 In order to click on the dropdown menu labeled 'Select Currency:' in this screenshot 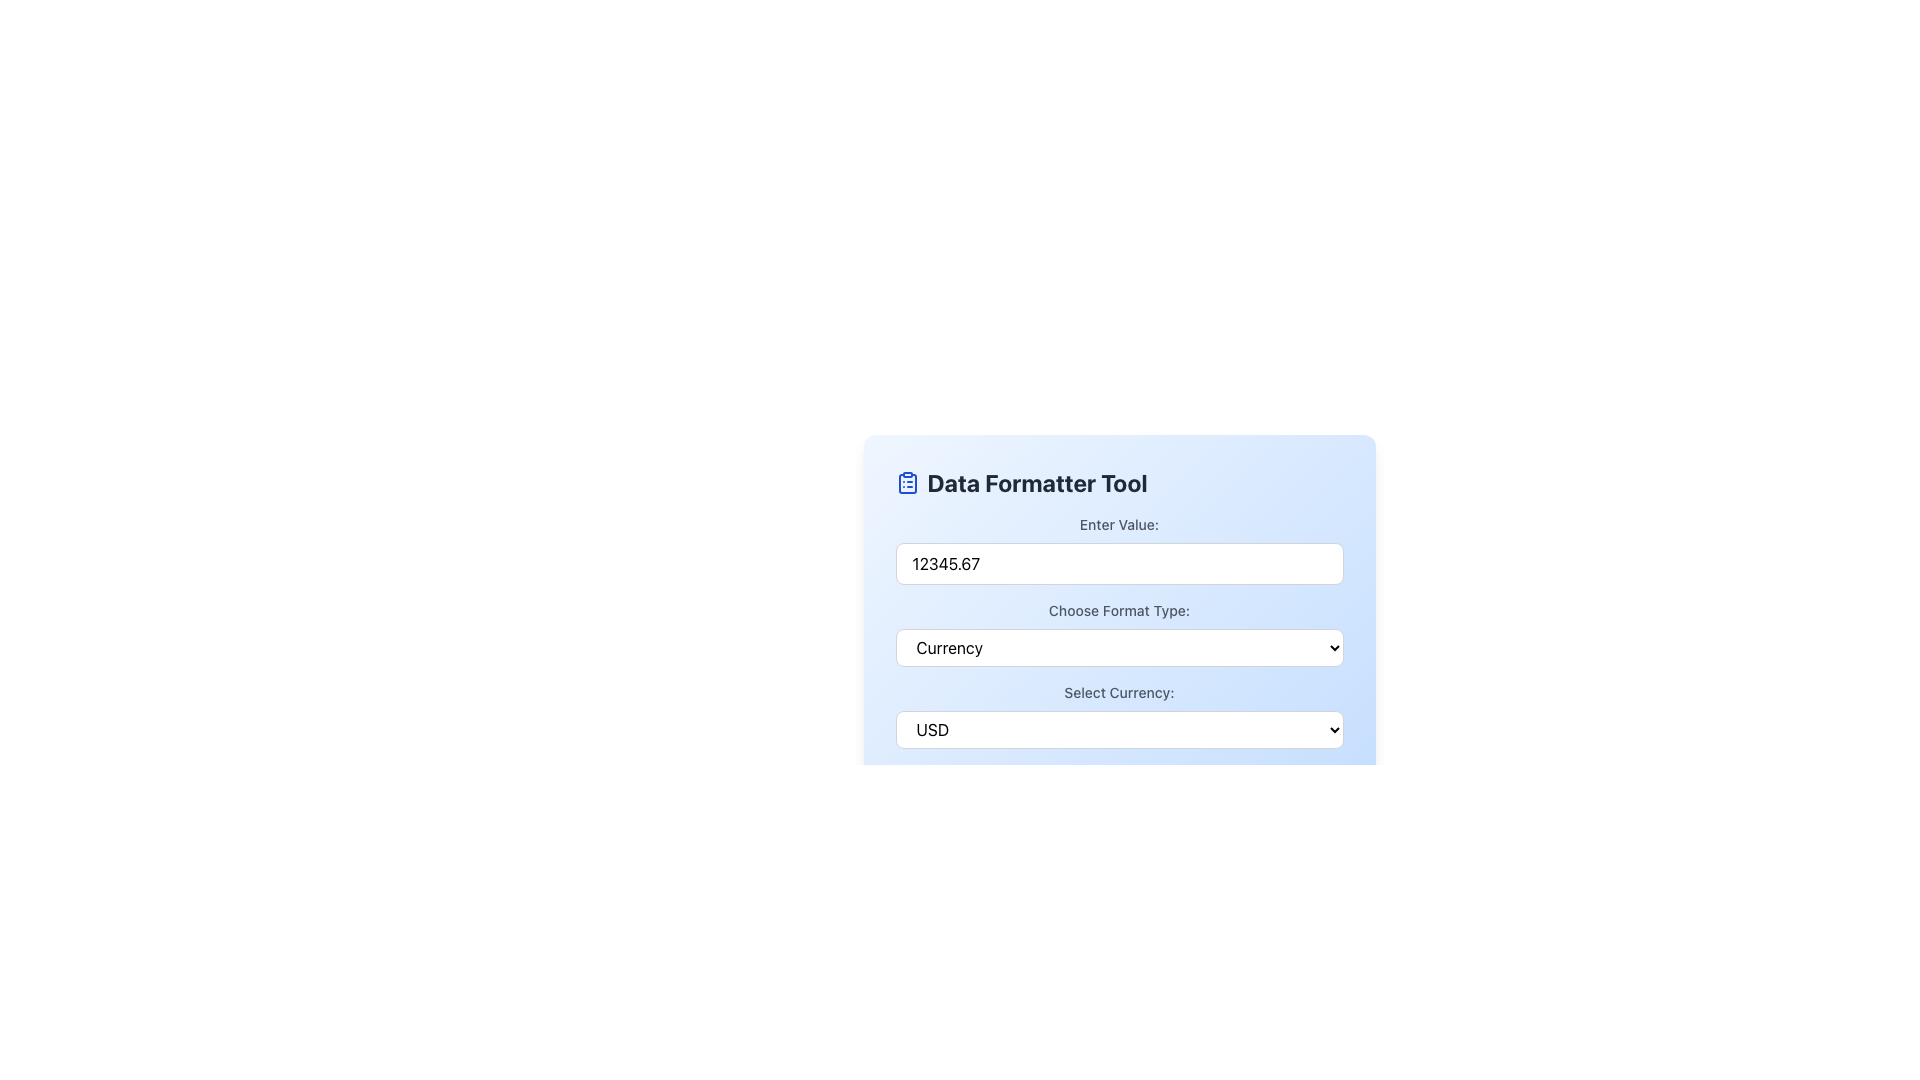, I will do `click(1118, 715)`.